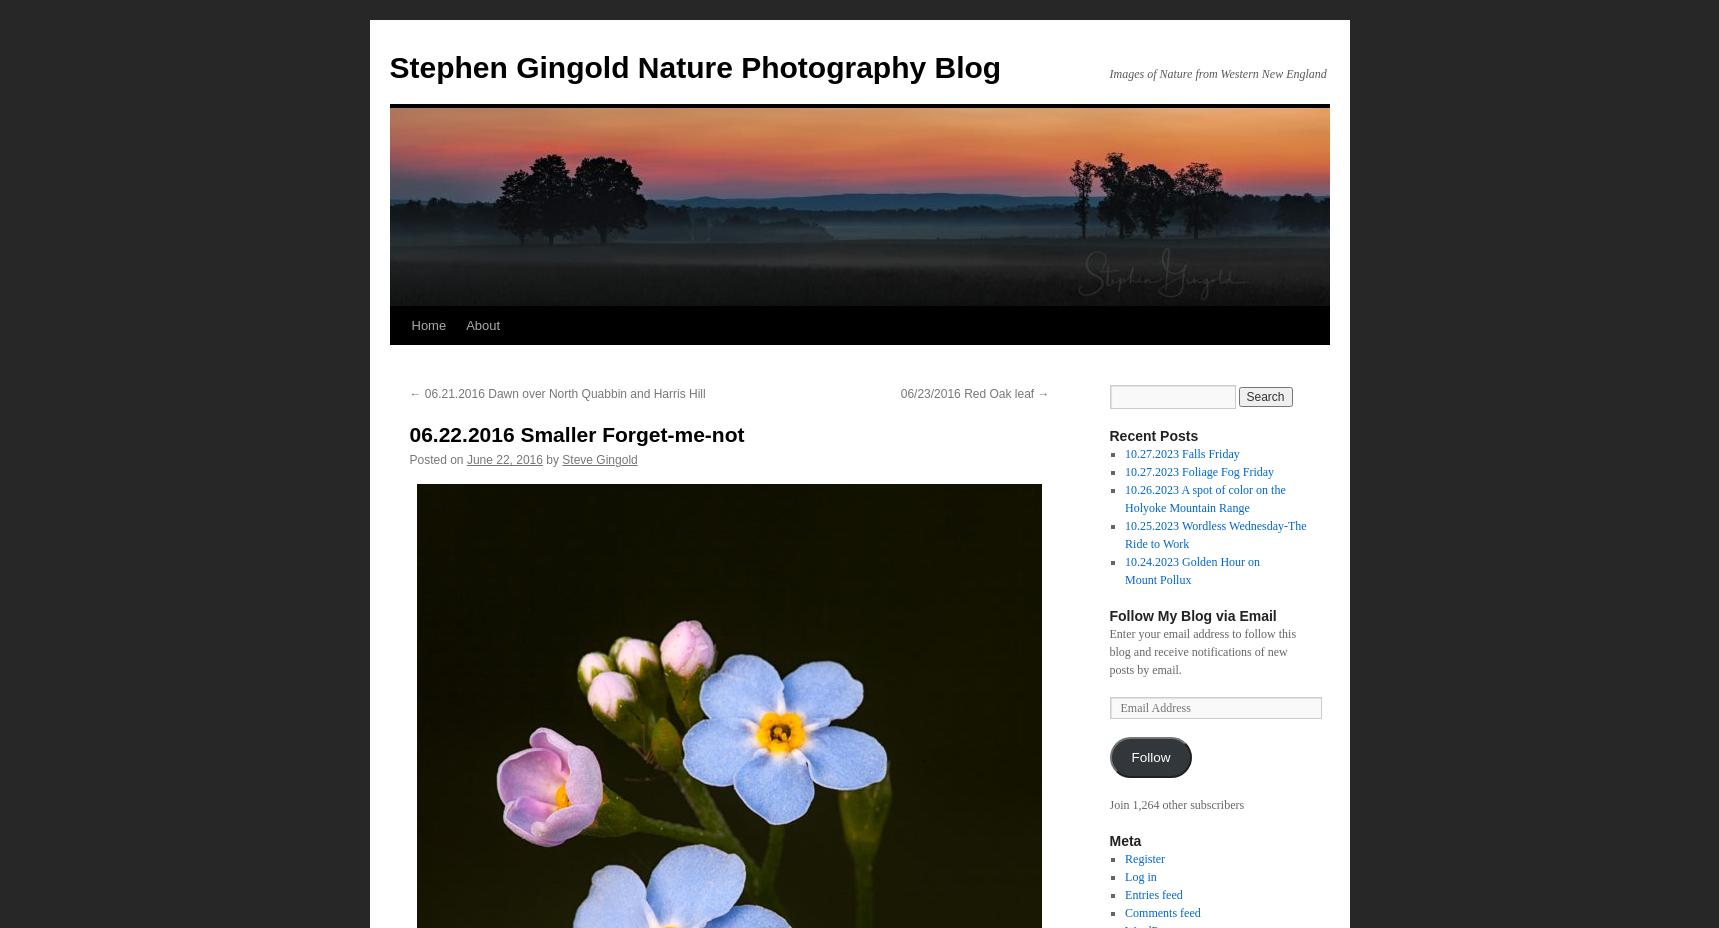 This screenshot has height=928, width=1719. Describe the element at coordinates (435, 460) in the screenshot. I see `'Posted on'` at that location.